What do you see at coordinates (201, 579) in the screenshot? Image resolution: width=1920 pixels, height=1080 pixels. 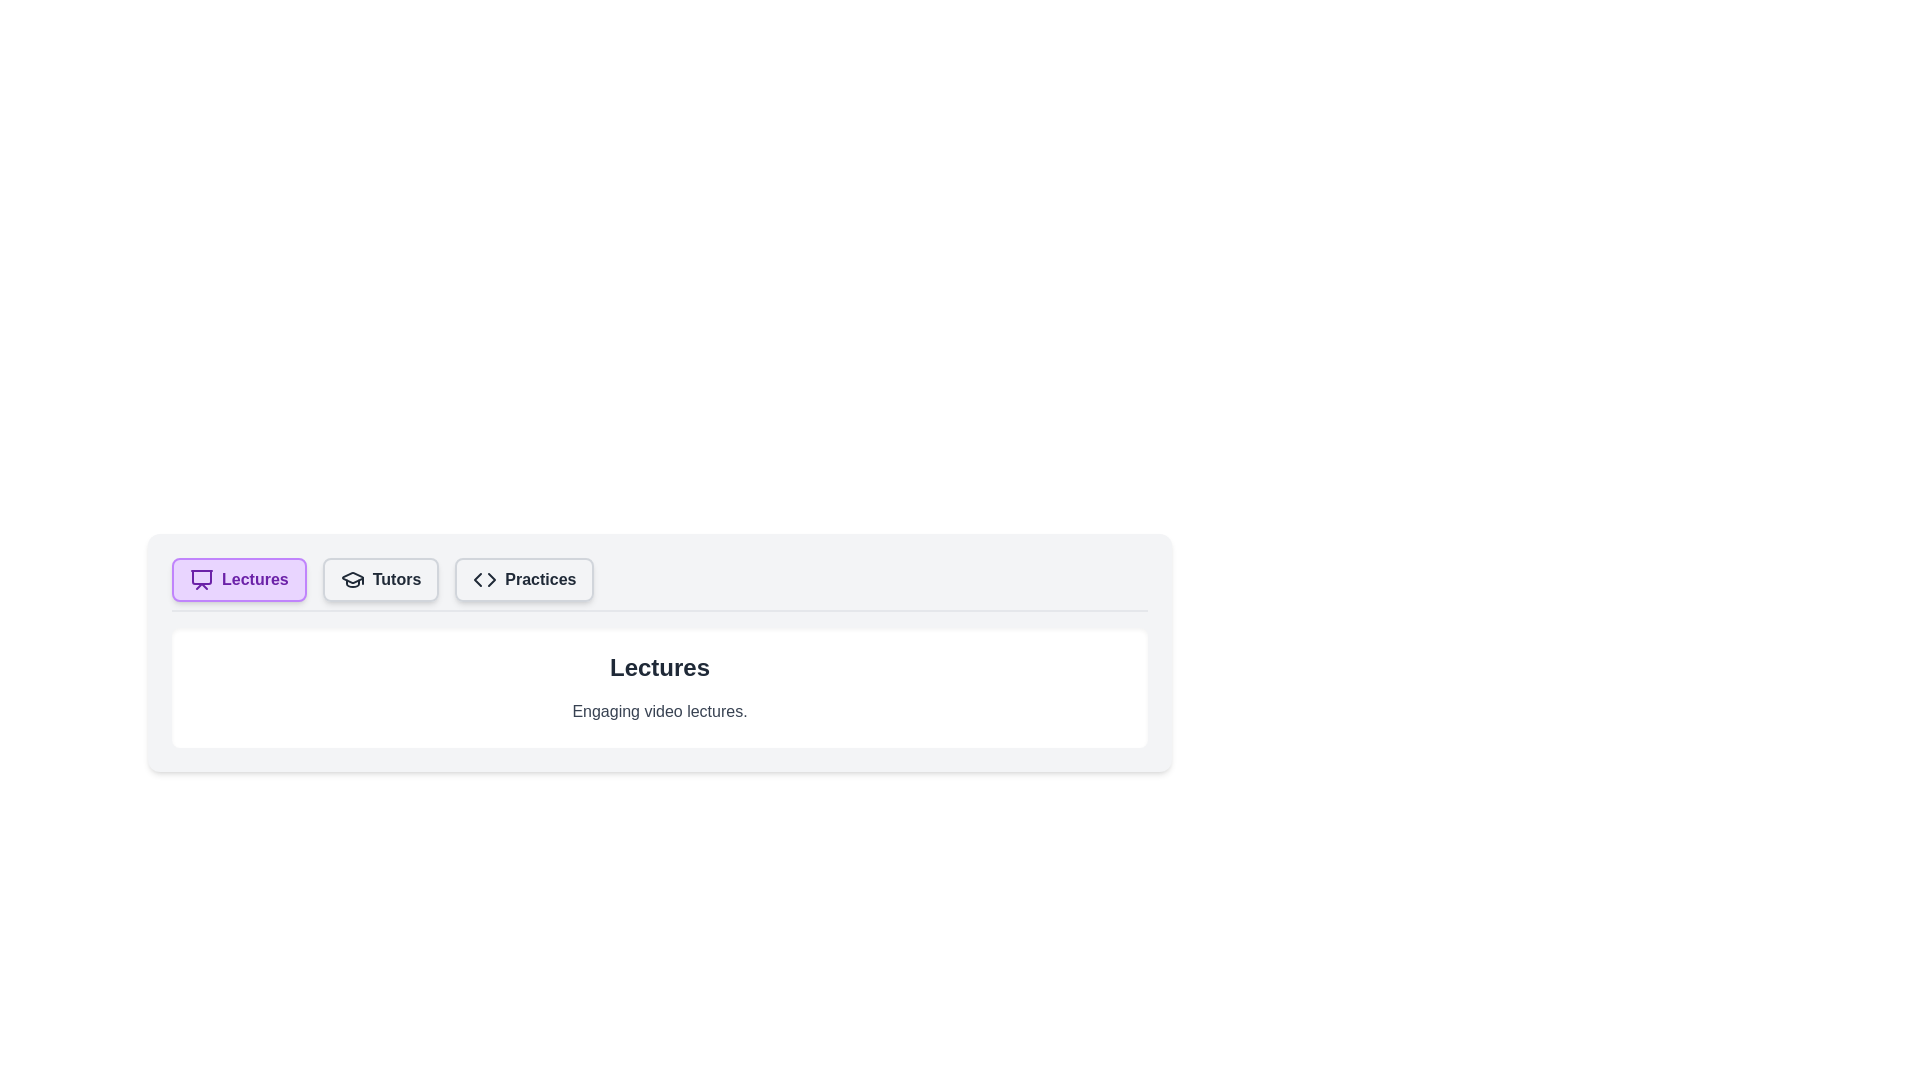 I see `the presentation board icon located within the purple 'Lectures' button, which is the leftmost button in the horizontal row at the top of the interface` at bounding box center [201, 579].